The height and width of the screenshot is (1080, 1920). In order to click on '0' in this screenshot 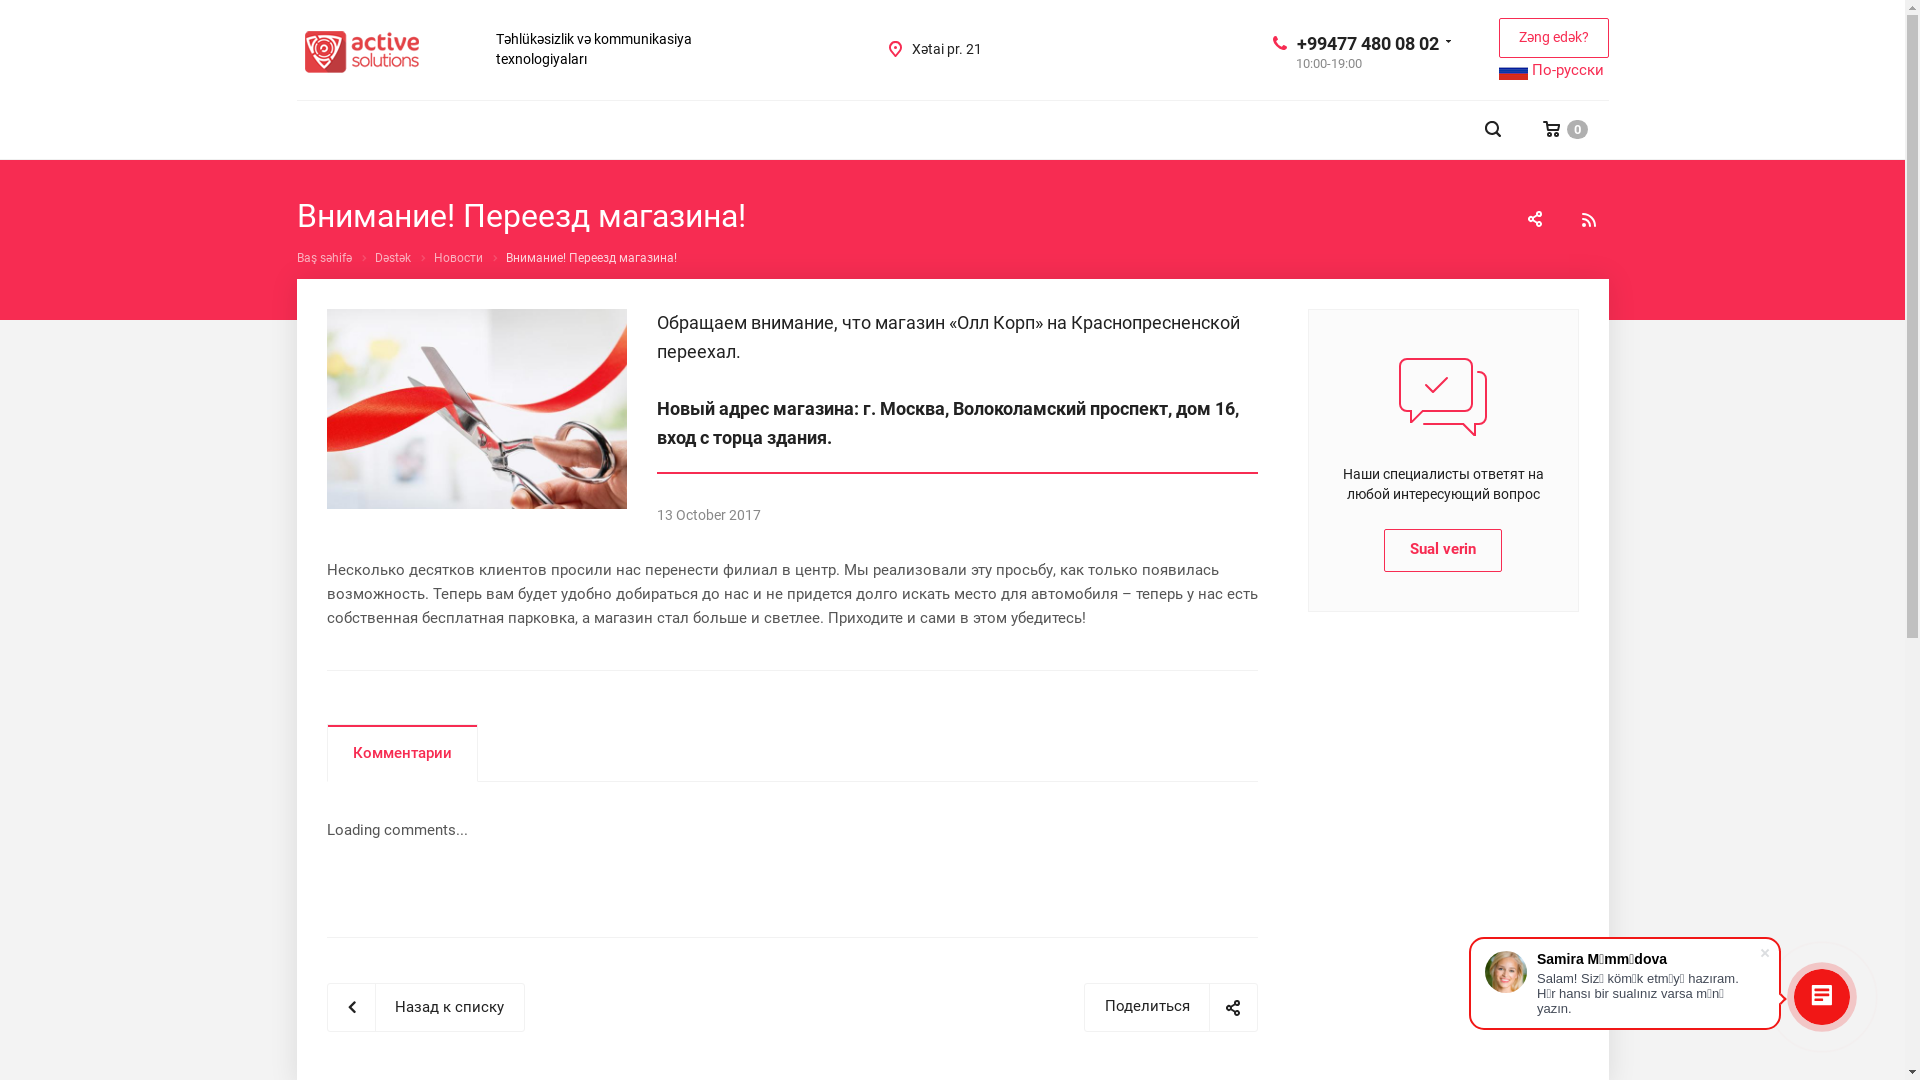, I will do `click(1564, 129)`.